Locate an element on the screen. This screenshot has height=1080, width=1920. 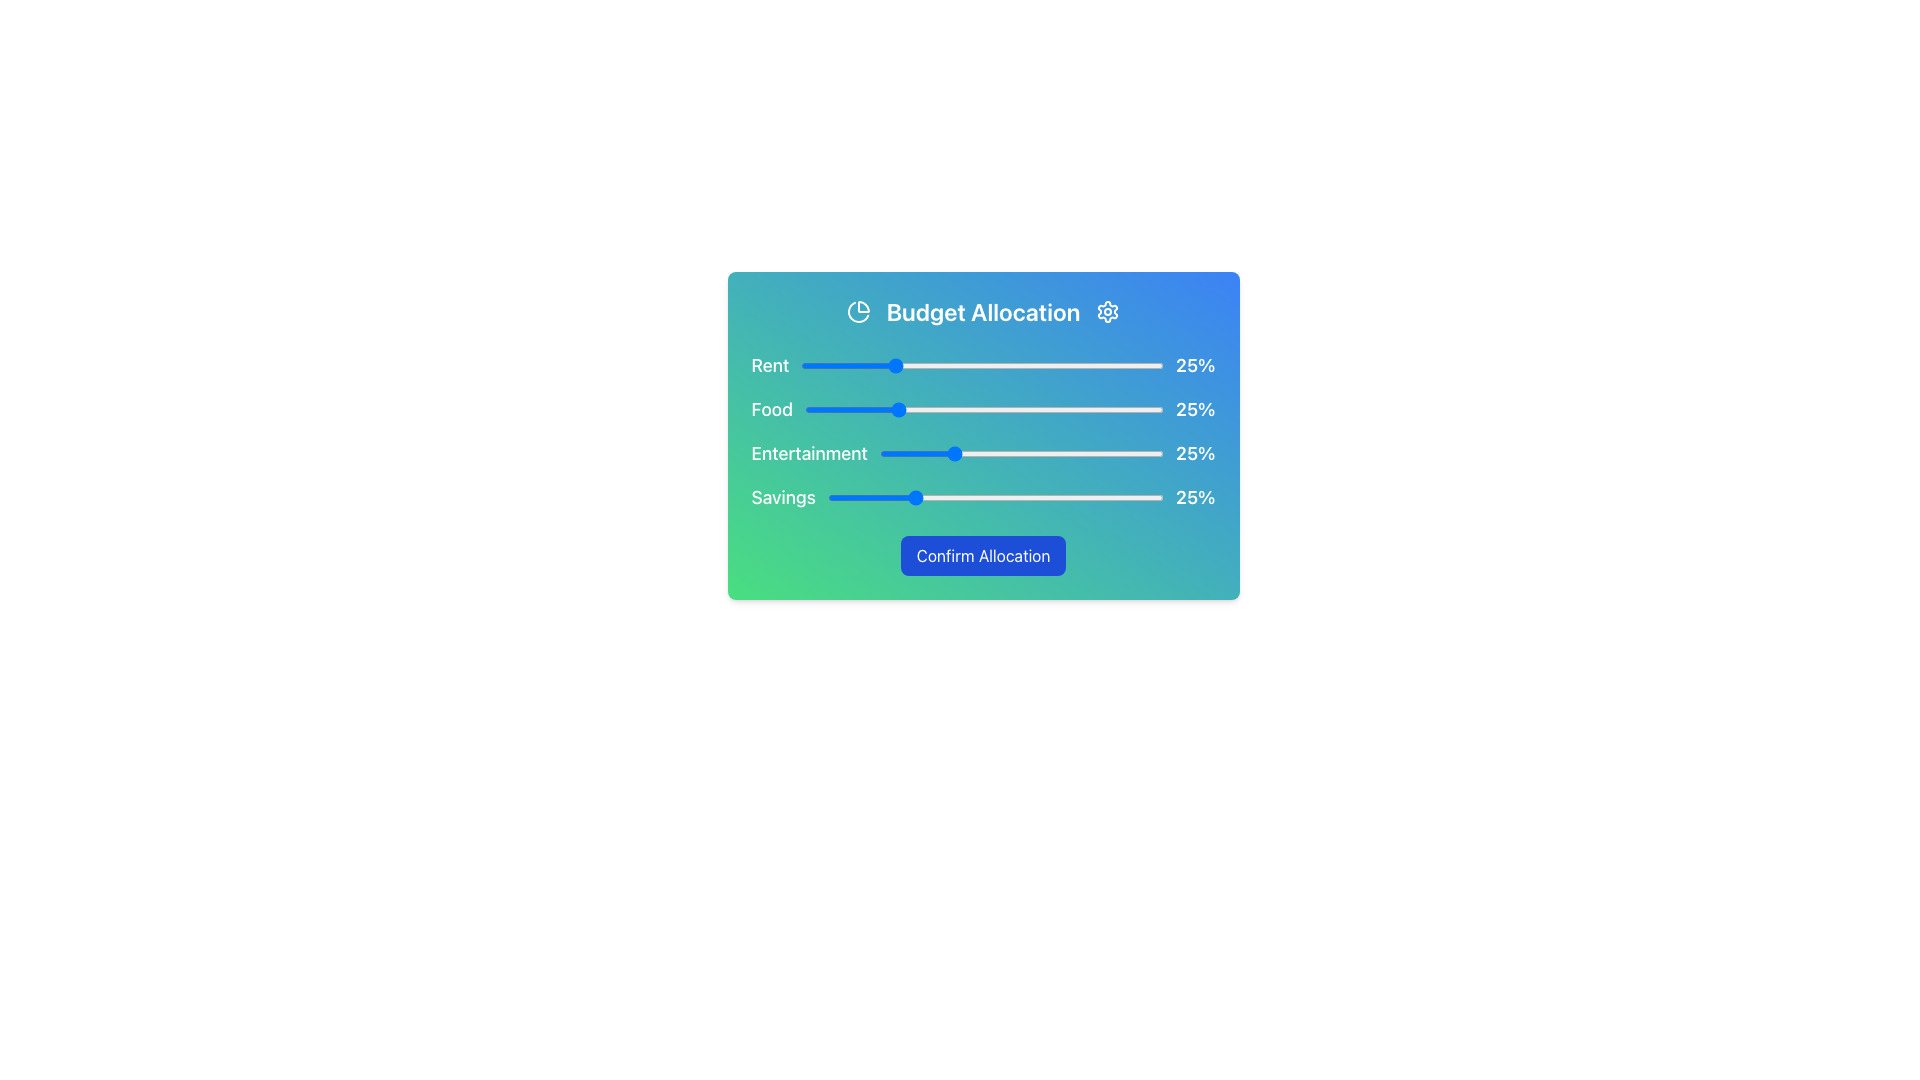
the Entertainment budget percentage is located at coordinates (976, 454).